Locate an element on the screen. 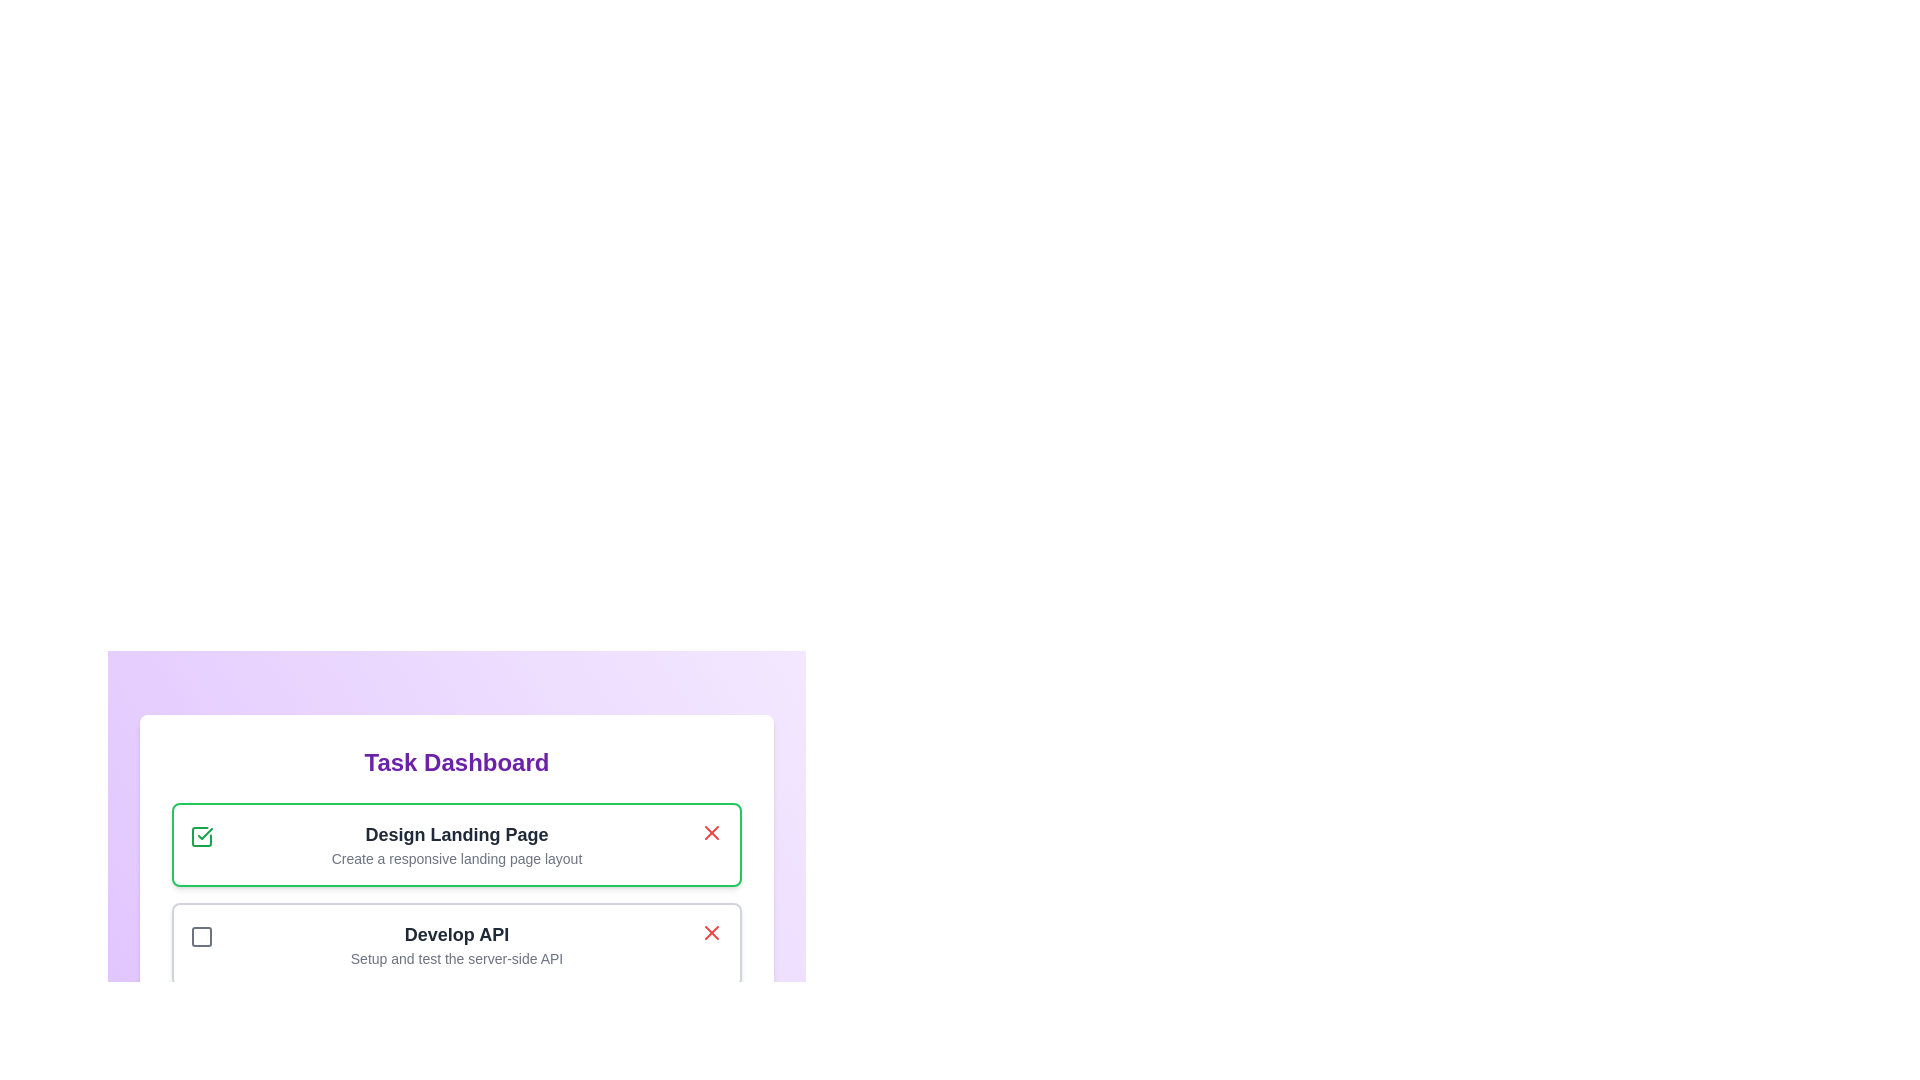  the task with ID 2 by clicking its associated 'X' button is located at coordinates (711, 933).